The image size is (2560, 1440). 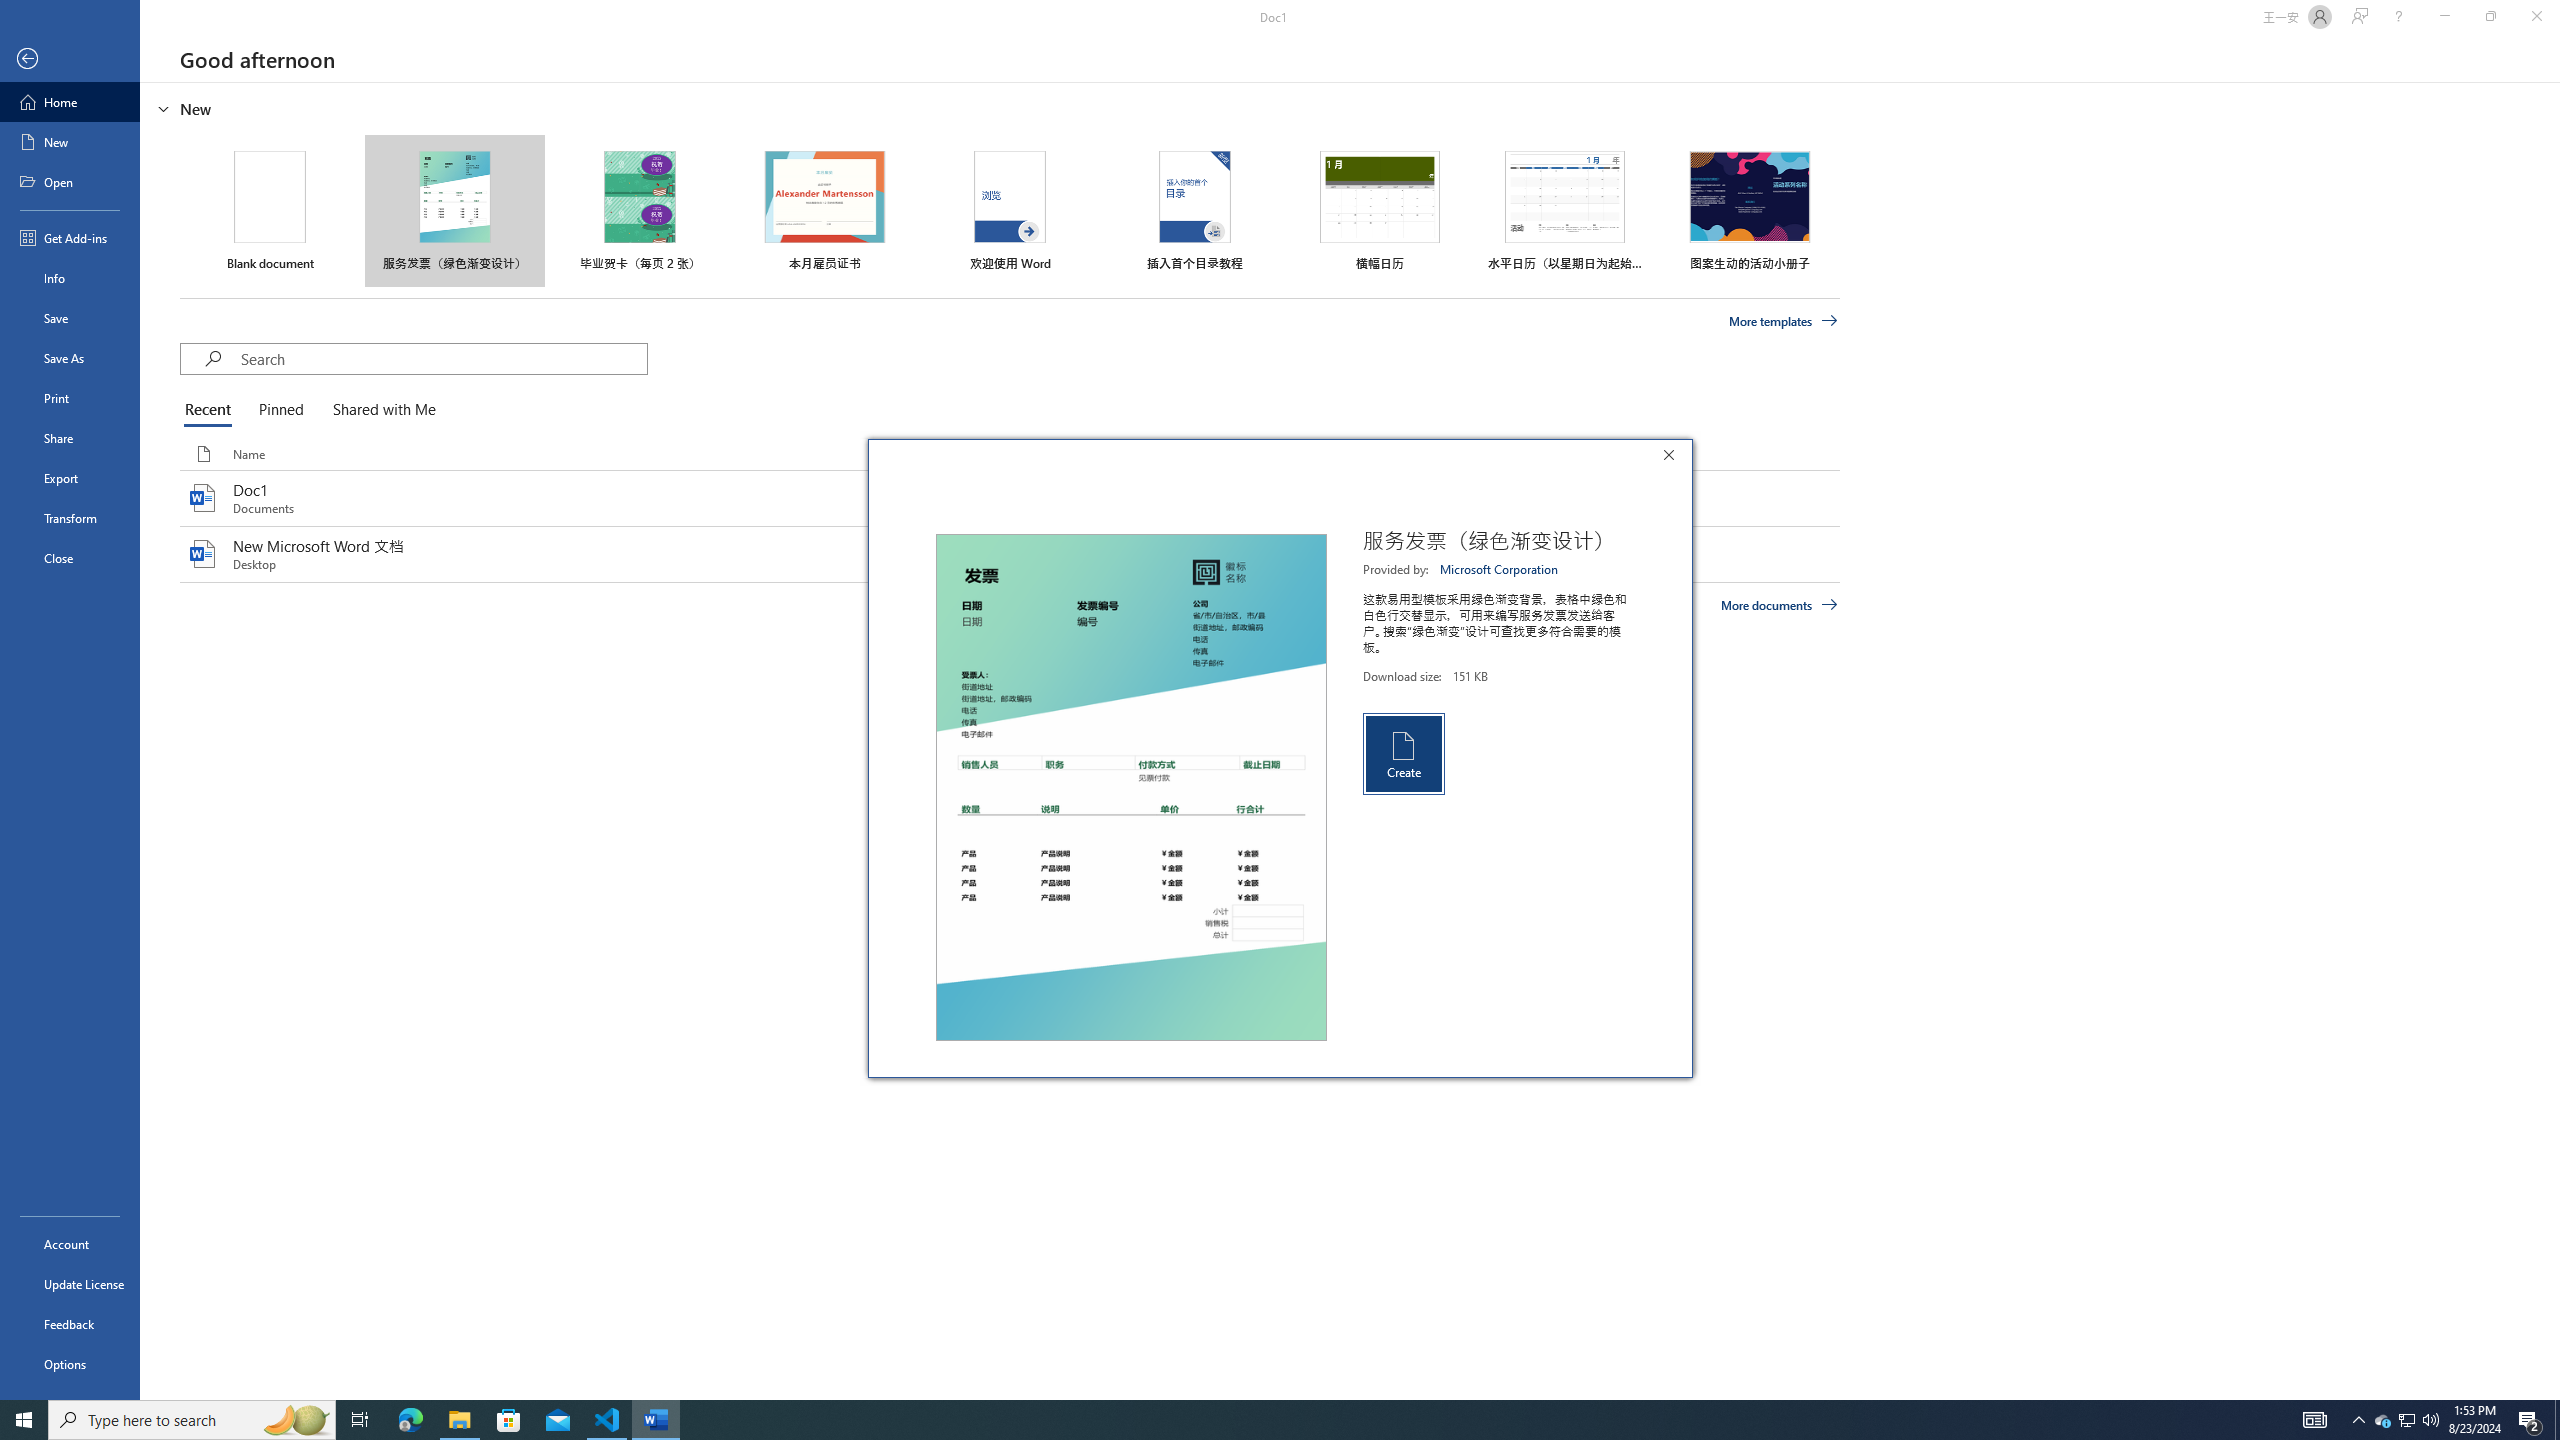 What do you see at coordinates (1500, 568) in the screenshot?
I see `'Microsoft Corporation'` at bounding box center [1500, 568].